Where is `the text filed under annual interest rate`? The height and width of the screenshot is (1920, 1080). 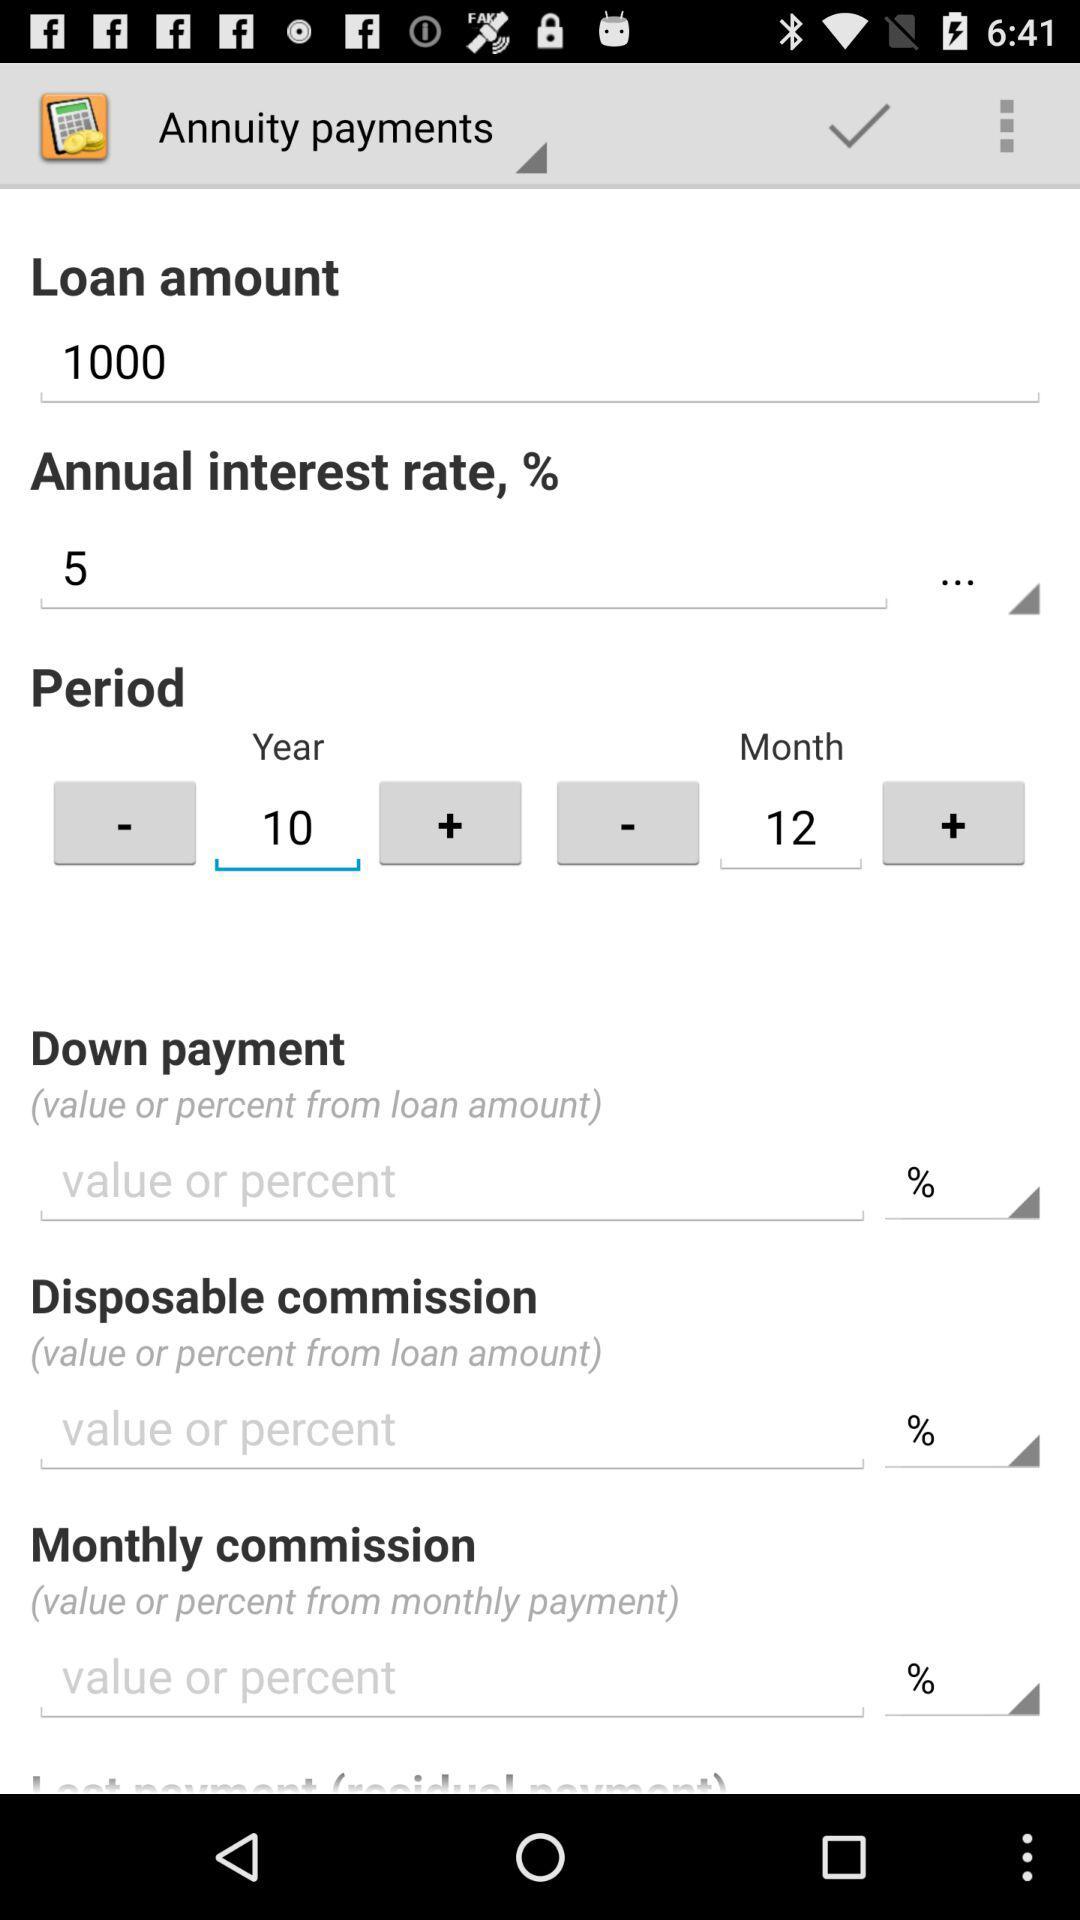
the text filed under annual interest rate is located at coordinates (463, 566).